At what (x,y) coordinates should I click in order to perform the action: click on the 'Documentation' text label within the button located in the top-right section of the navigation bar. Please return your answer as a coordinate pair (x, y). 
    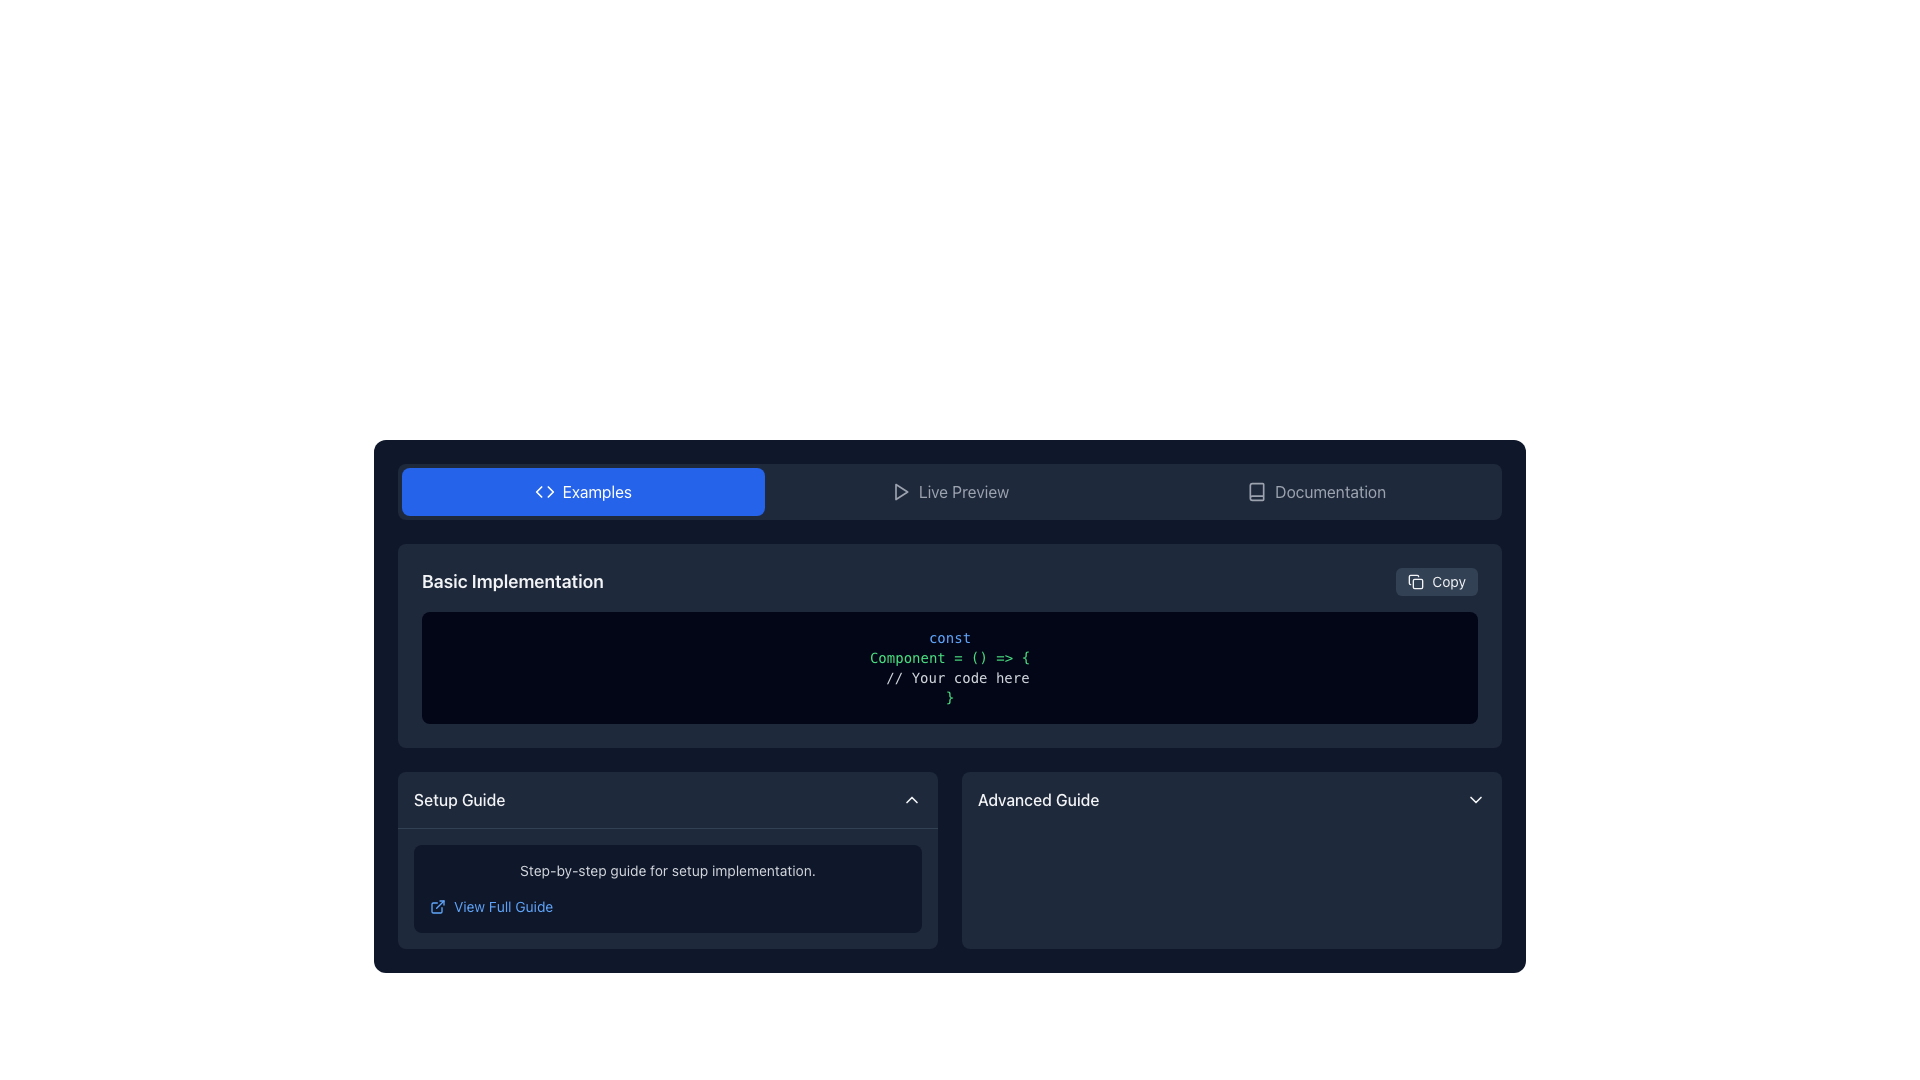
    Looking at the image, I should click on (1330, 492).